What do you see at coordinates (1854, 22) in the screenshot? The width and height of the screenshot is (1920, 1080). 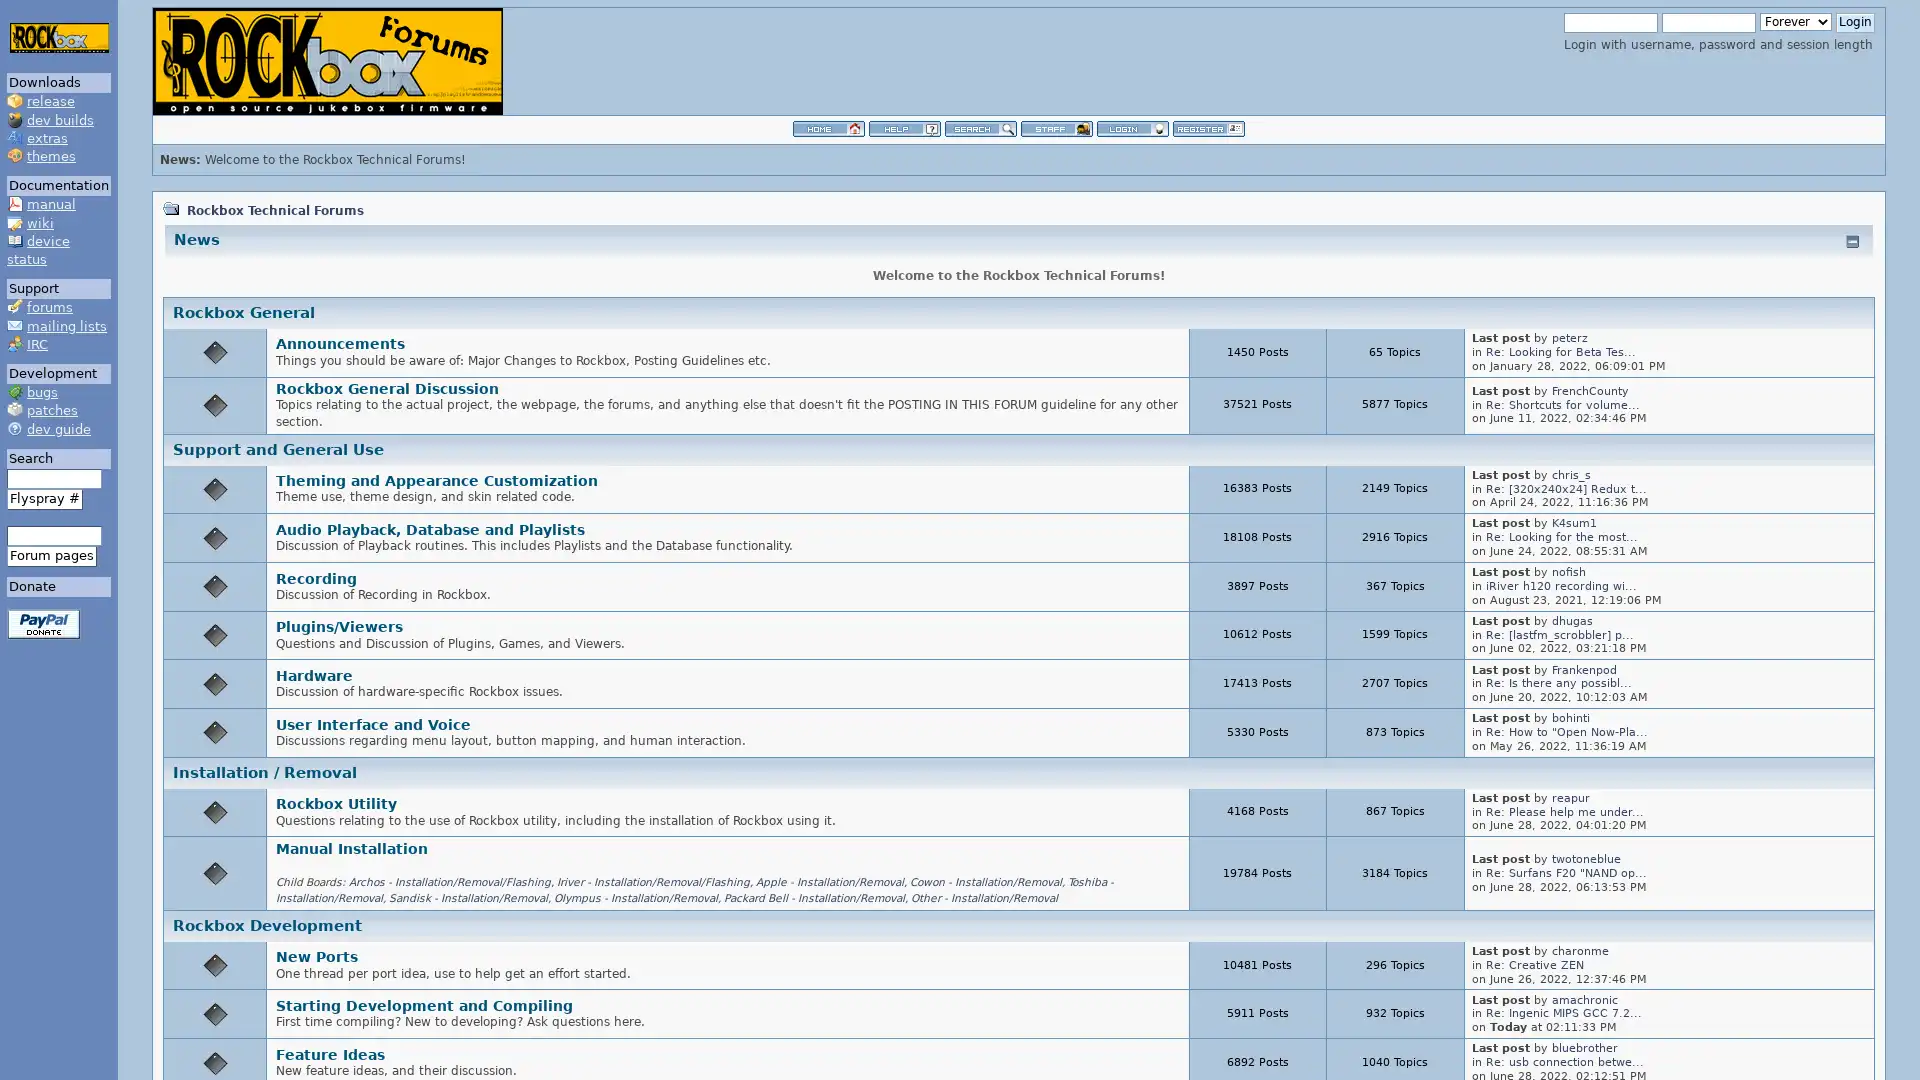 I see `Login` at bounding box center [1854, 22].